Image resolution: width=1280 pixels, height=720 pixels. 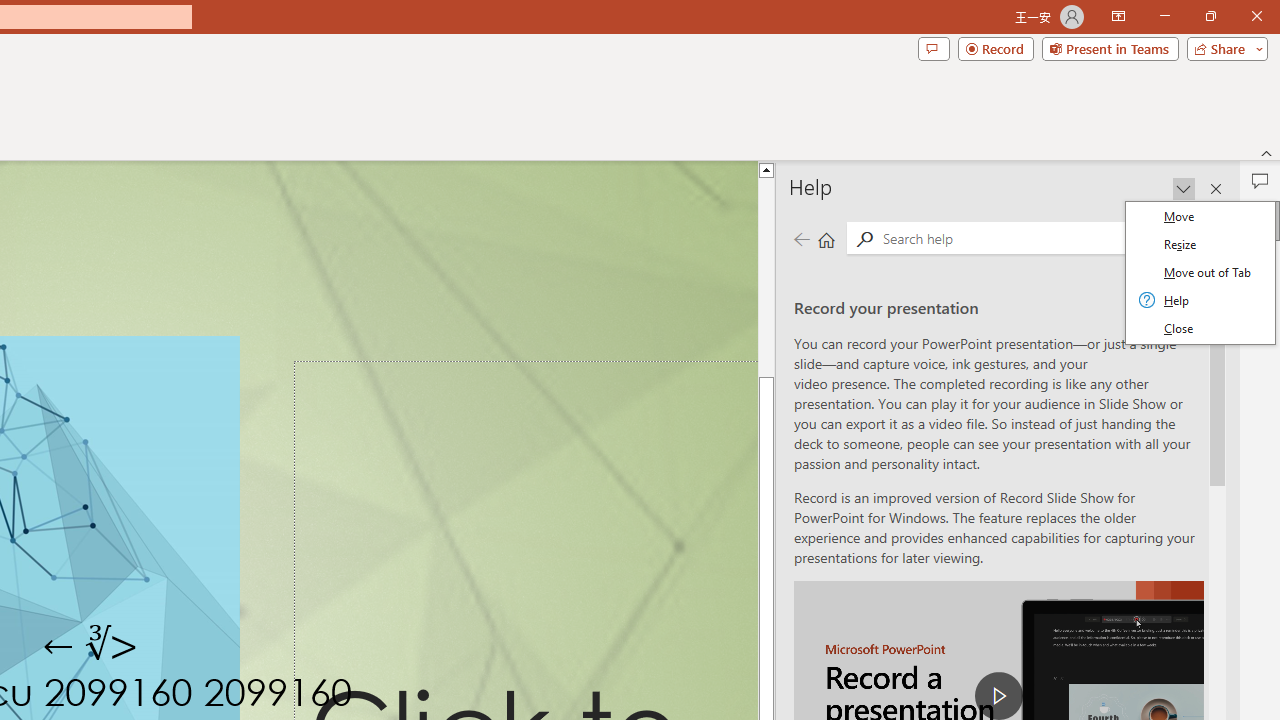 I want to click on 'Class: Net UI Tool Window', so click(x=1200, y=272).